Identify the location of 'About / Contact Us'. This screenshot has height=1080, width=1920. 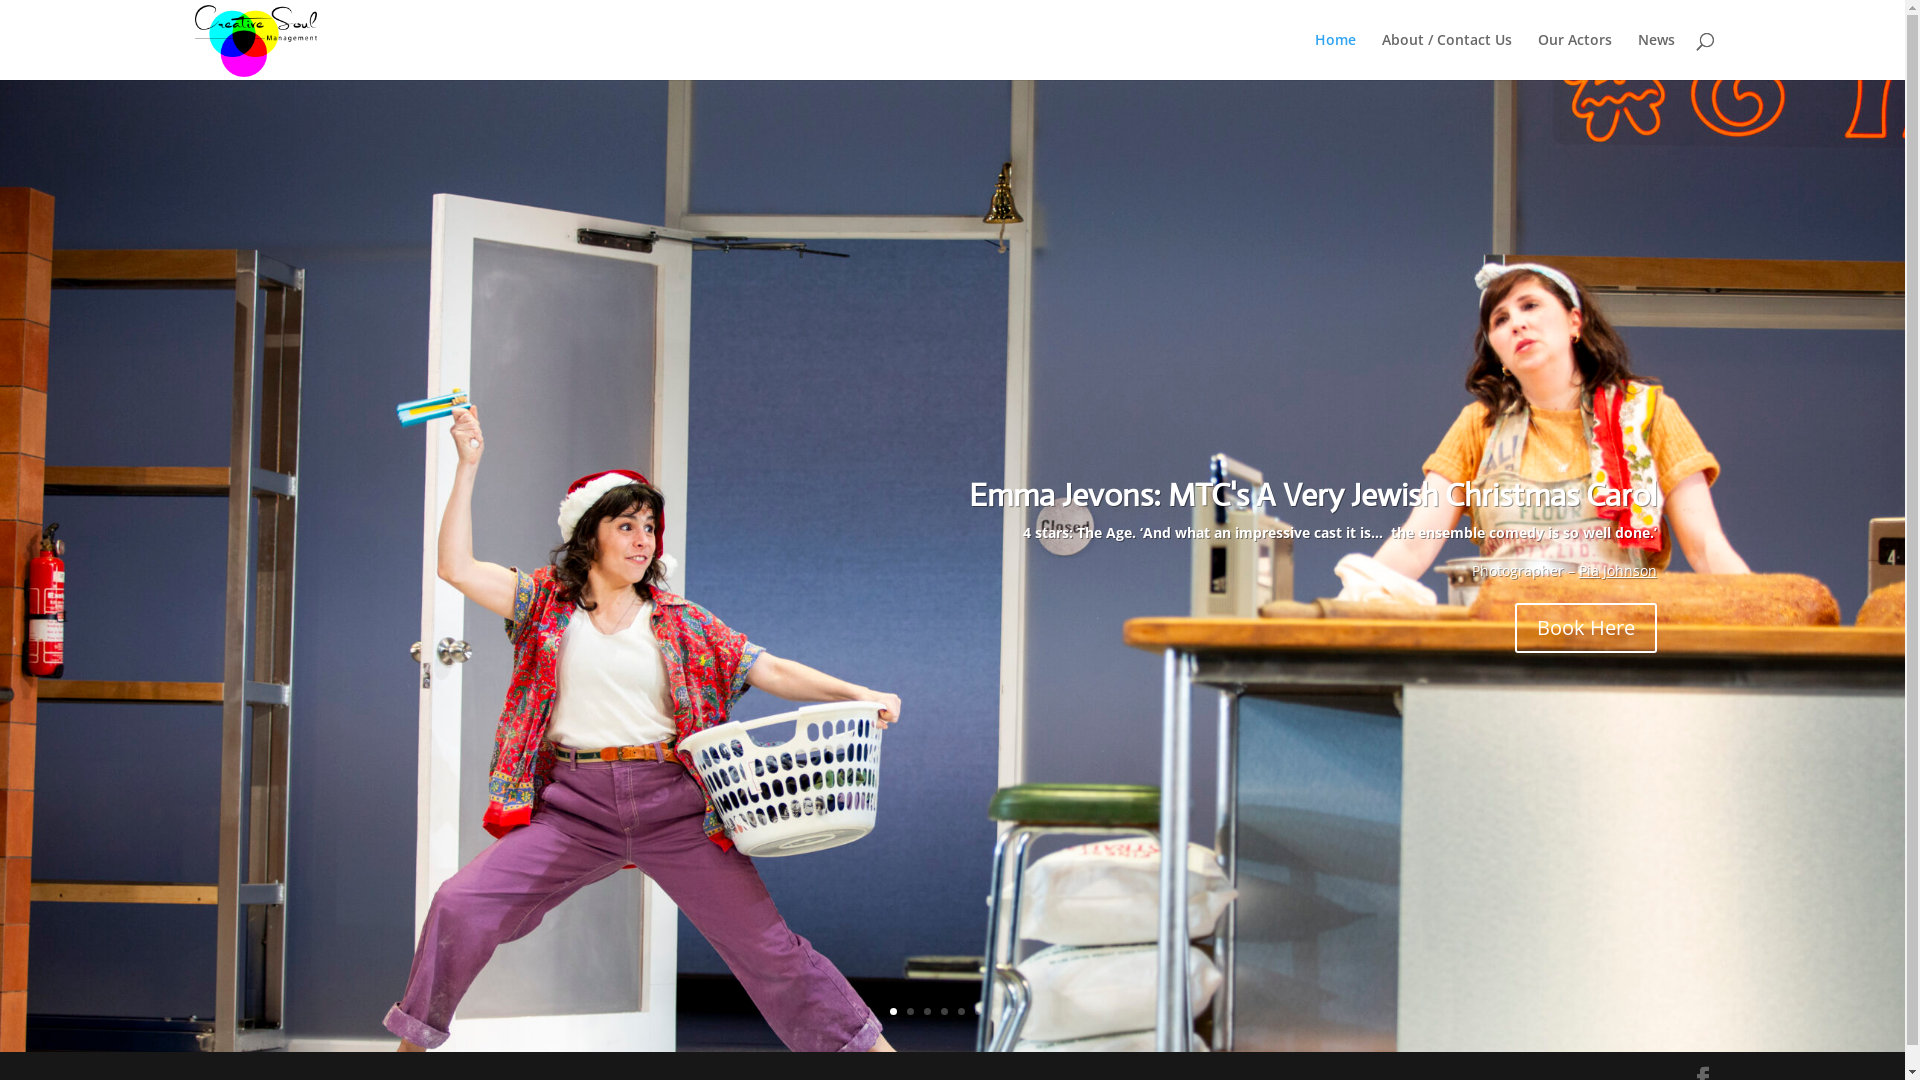
(1381, 55).